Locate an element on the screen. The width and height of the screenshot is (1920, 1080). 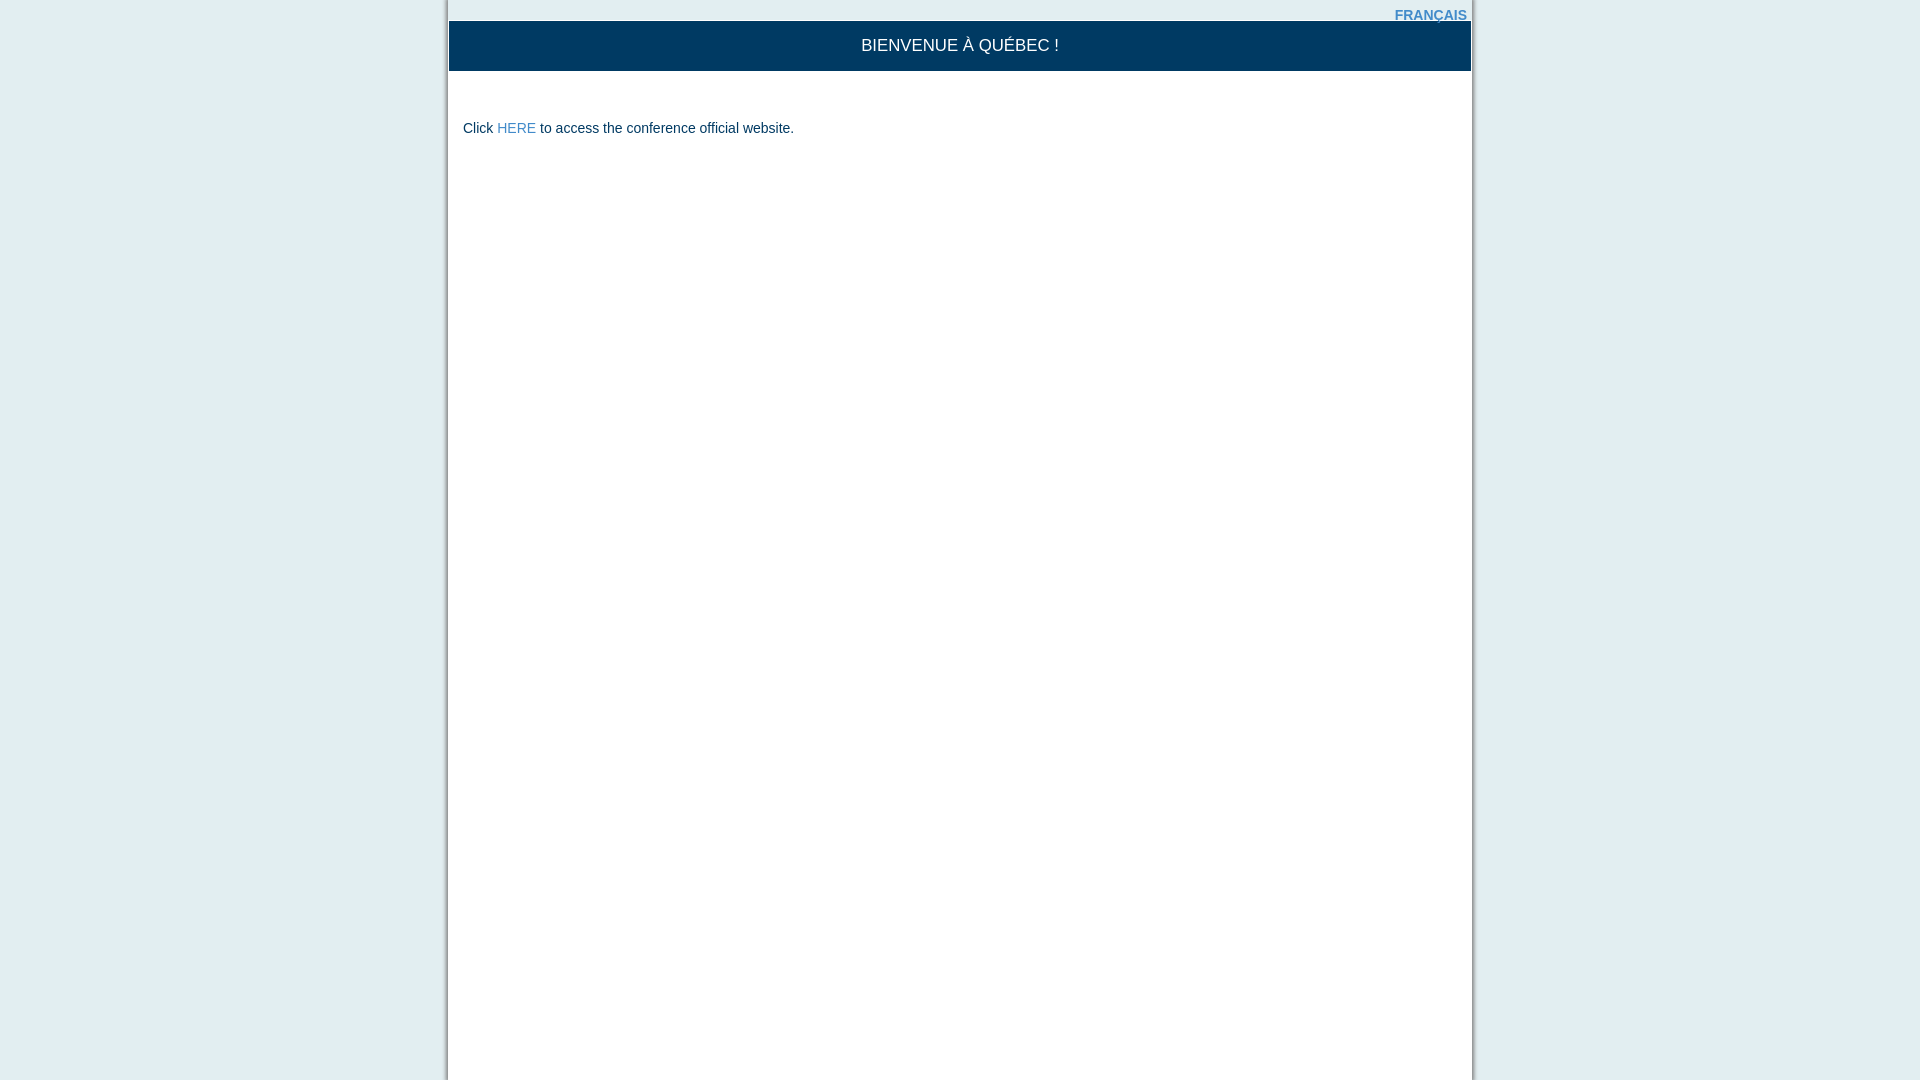
'HERE' is located at coordinates (516, 127).